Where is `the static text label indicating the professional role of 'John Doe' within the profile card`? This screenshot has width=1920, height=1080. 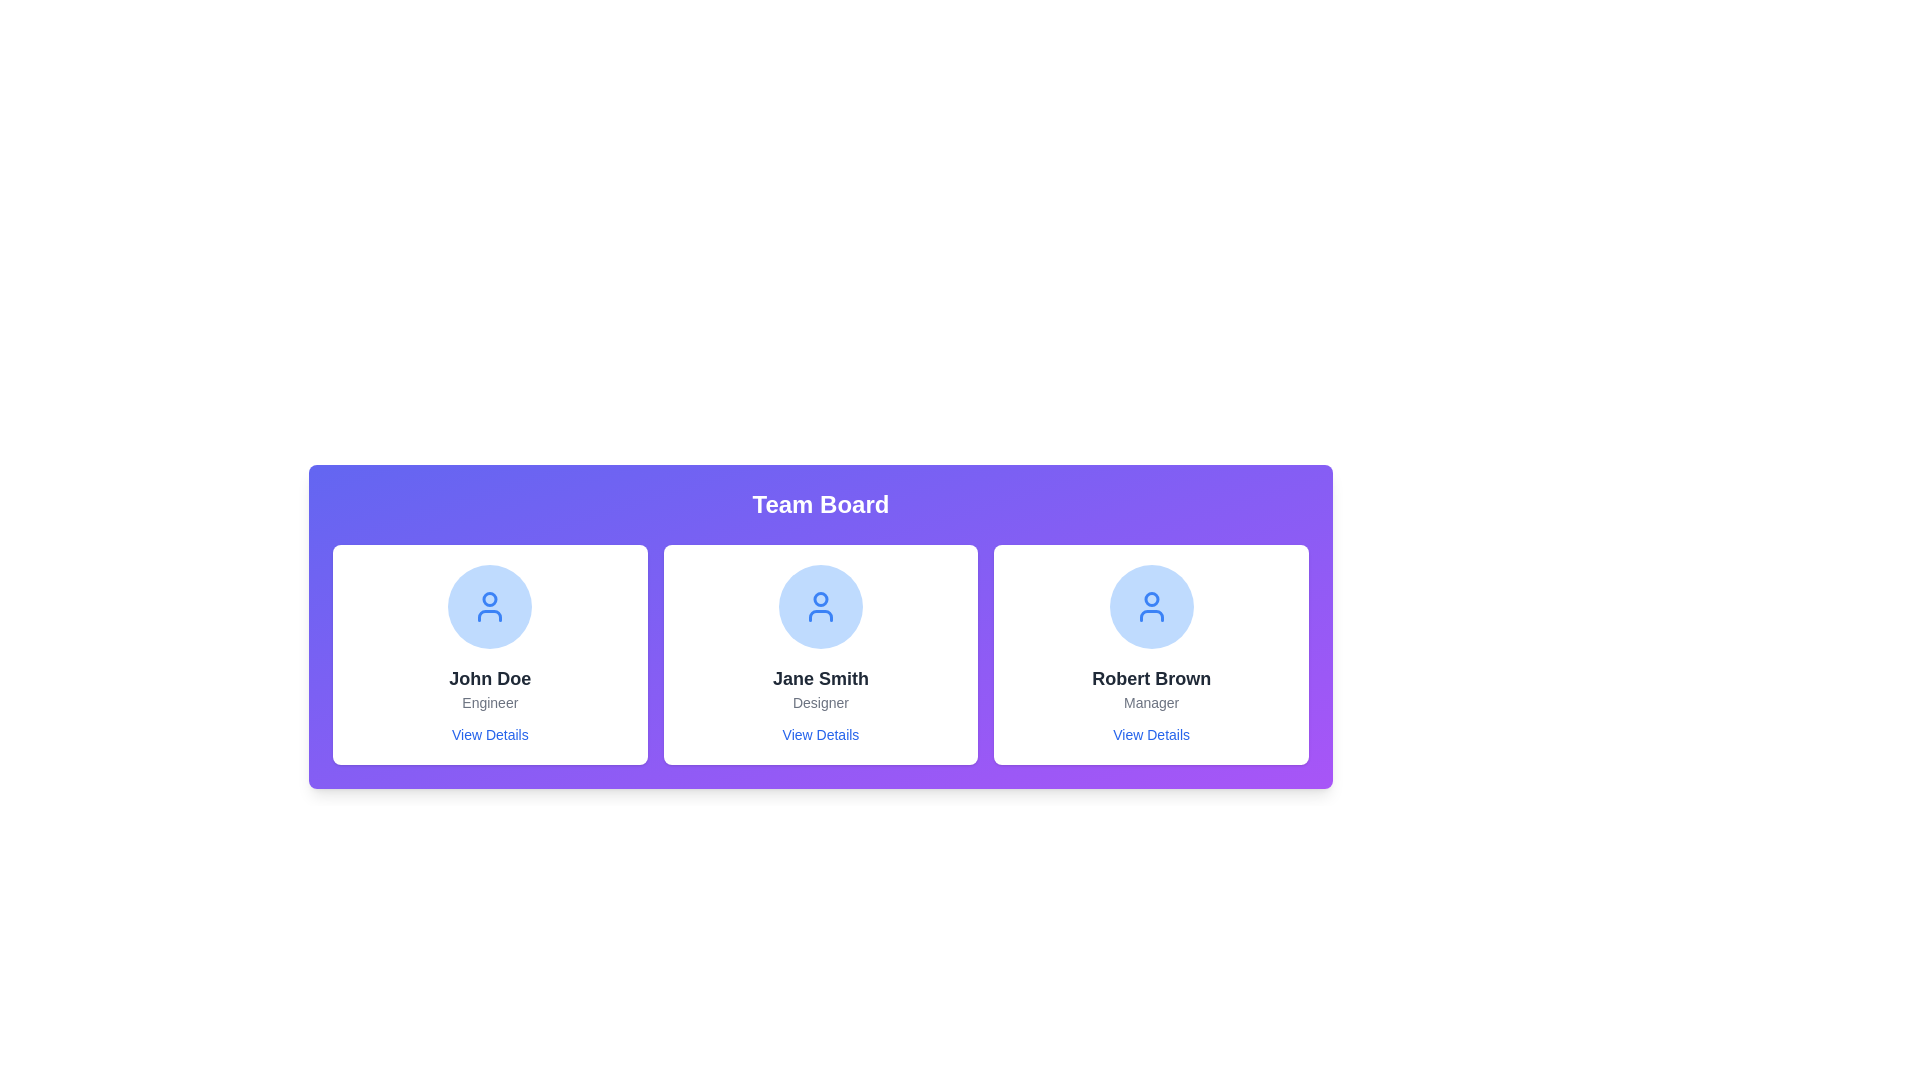
the static text label indicating the professional role of 'John Doe' within the profile card is located at coordinates (490, 701).